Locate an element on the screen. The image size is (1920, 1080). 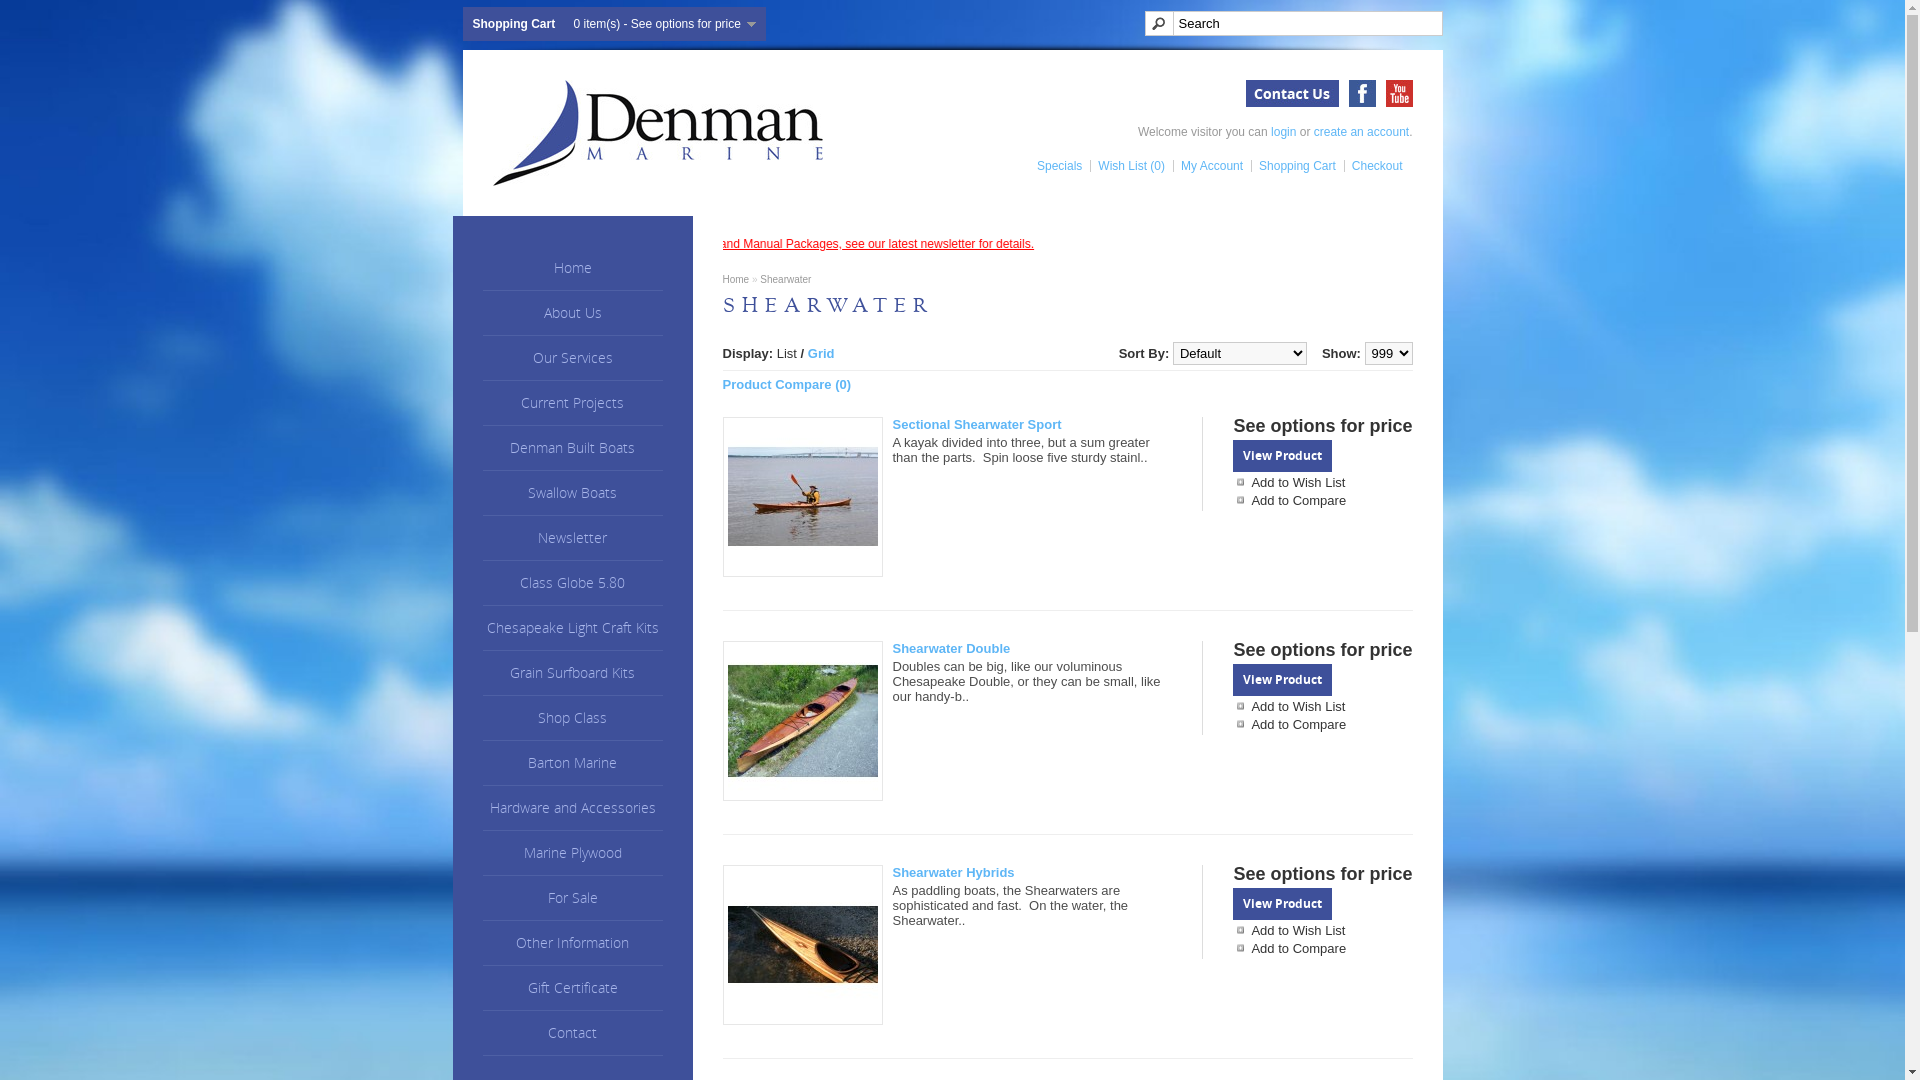
'Current Projects' is located at coordinates (570, 403).